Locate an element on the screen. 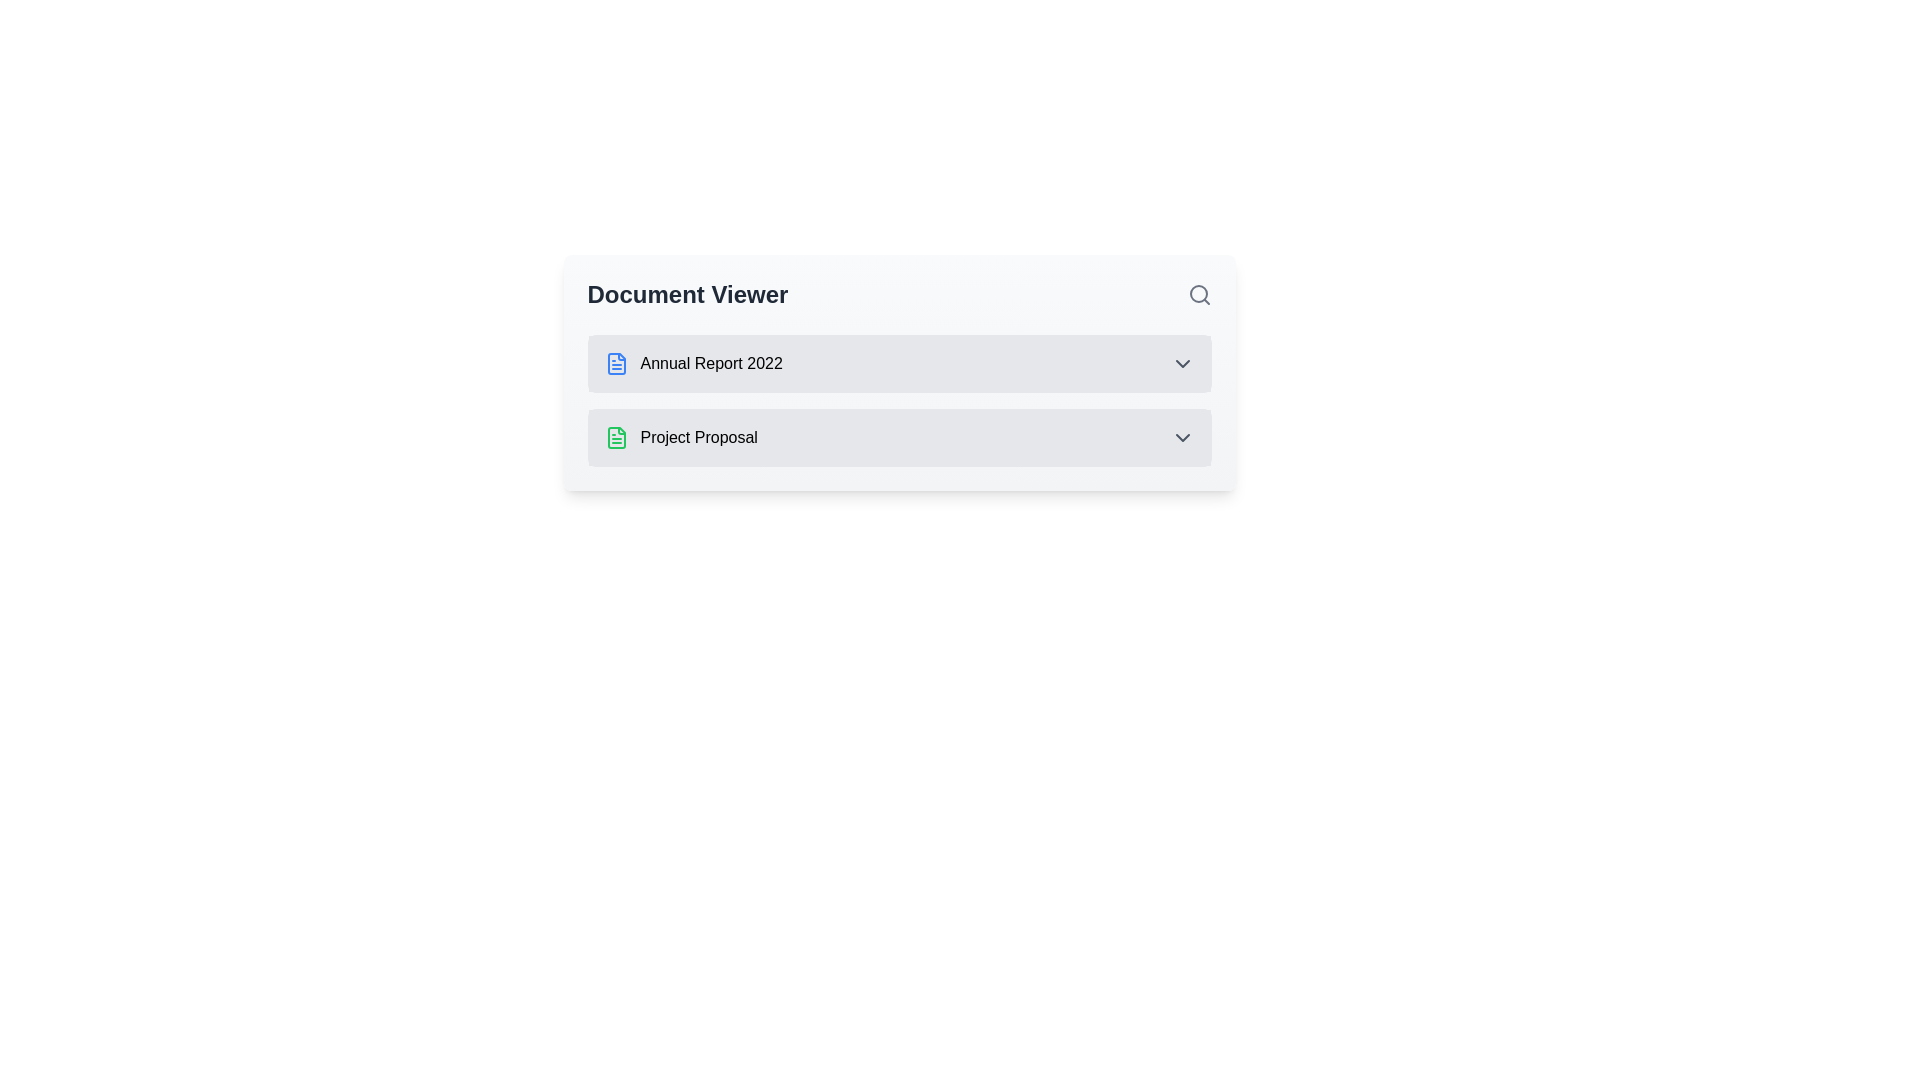  the first item in the Document Viewer list labeled 'Annual Report 2022' is located at coordinates (898, 363).